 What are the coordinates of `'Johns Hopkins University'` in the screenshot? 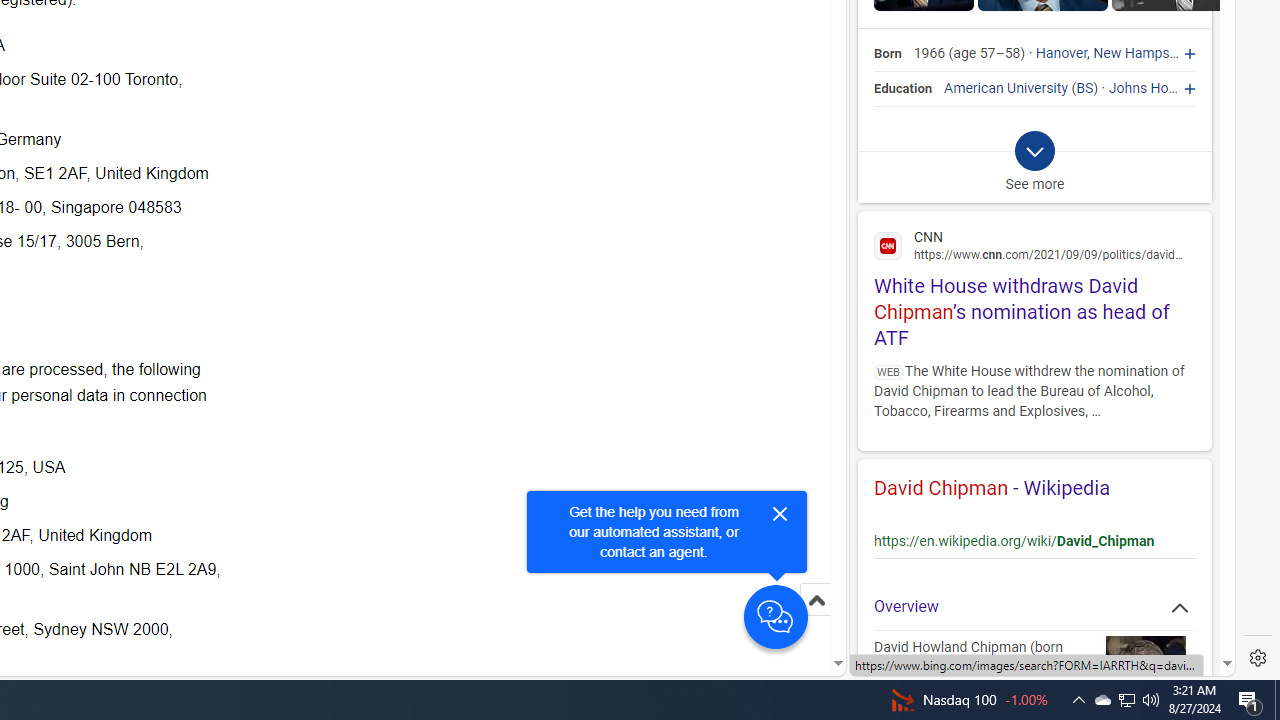 It's located at (1187, 87).